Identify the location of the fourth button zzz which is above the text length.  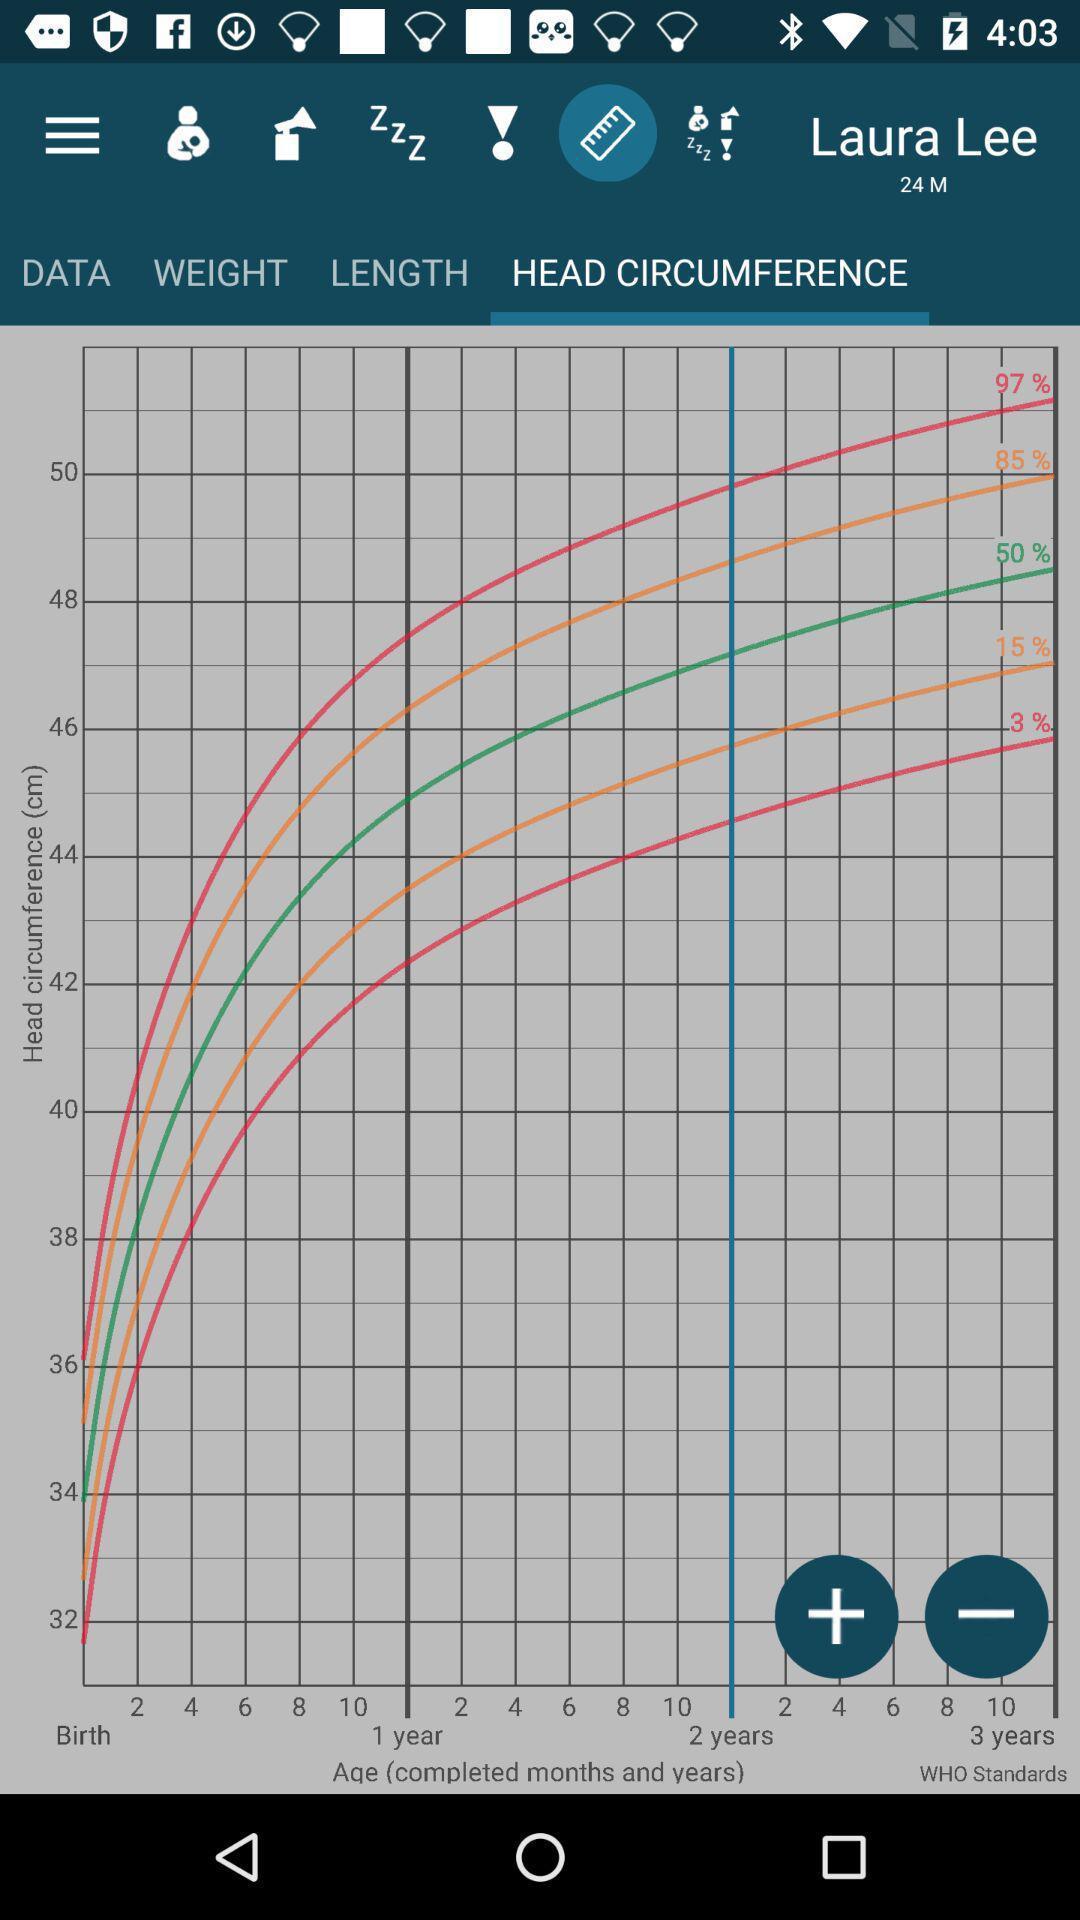
(397, 132).